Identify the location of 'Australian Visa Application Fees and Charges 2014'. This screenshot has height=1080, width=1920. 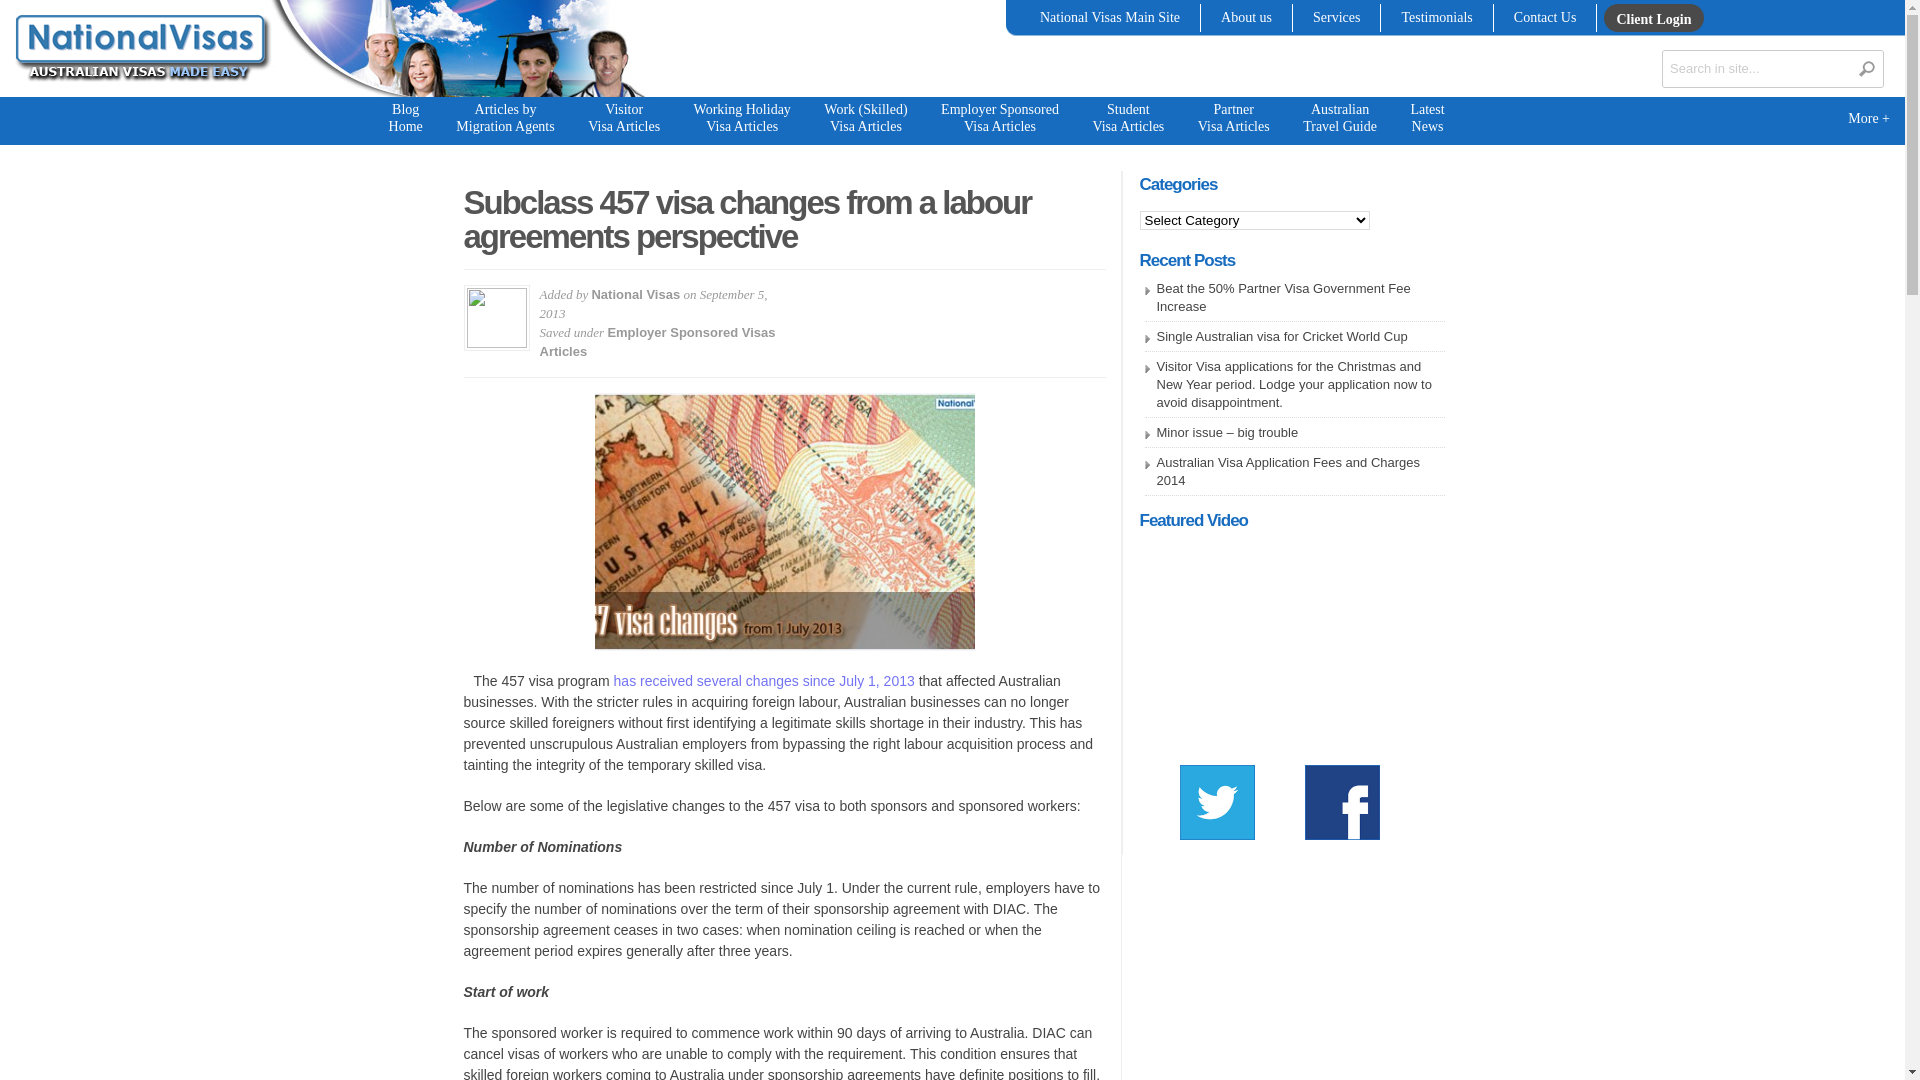
(1287, 471).